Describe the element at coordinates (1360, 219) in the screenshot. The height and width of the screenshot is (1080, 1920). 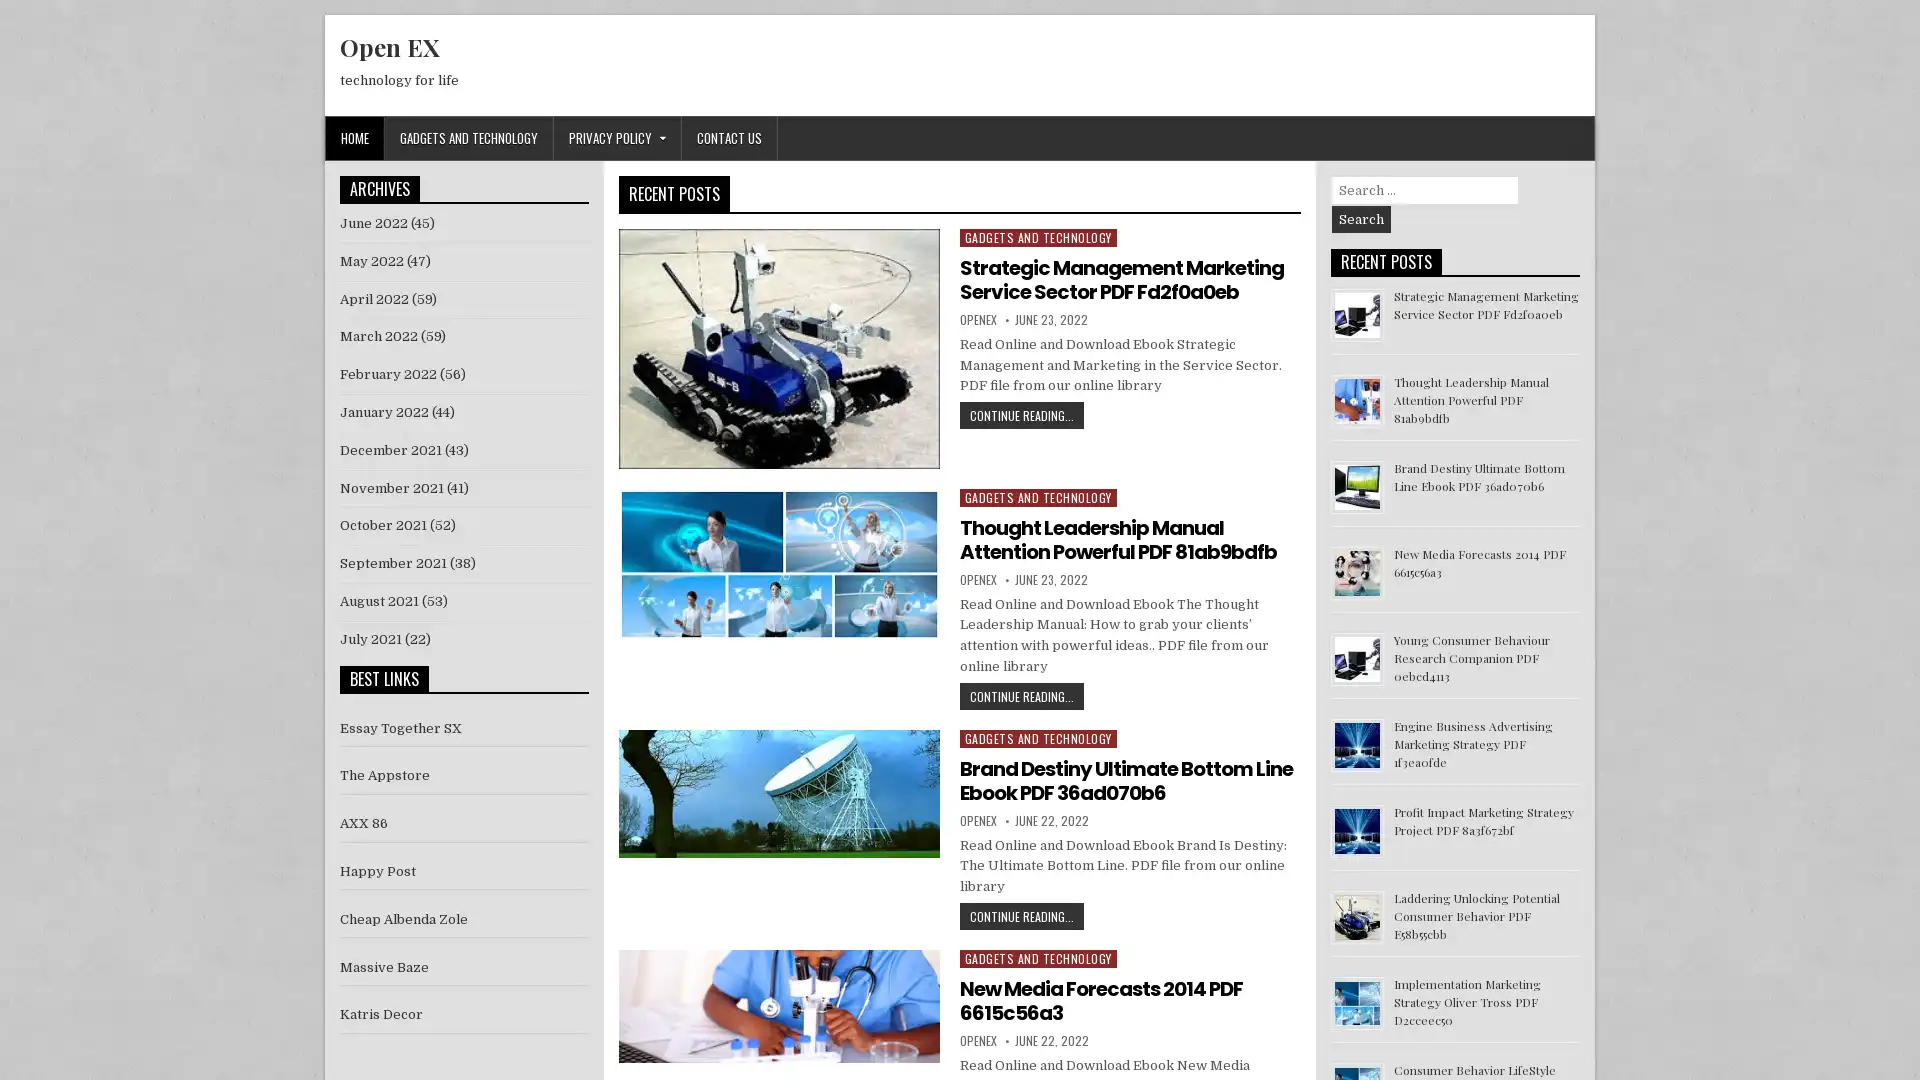
I see `Search` at that location.